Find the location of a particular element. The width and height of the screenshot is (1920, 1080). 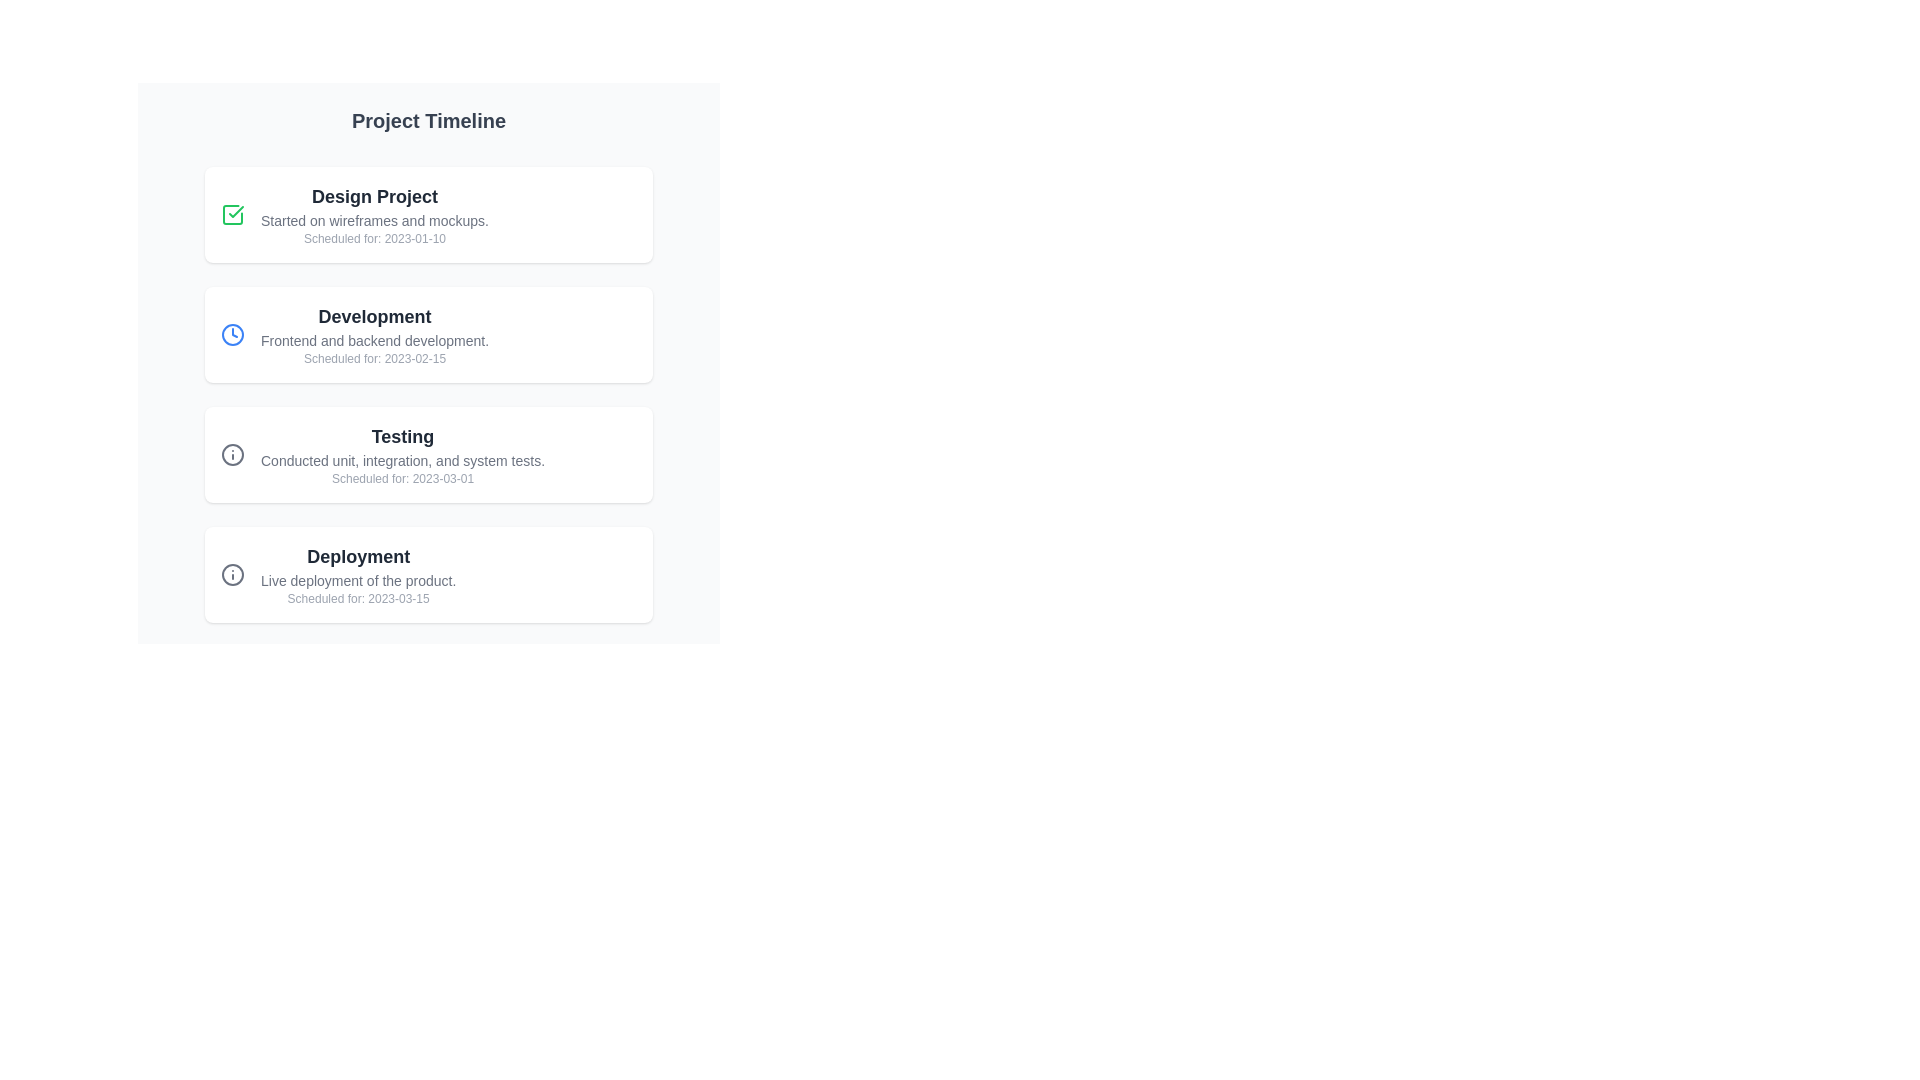

the text of the 'Design Project' milestone card located at the top of the project timeline list for accessibility purposes is located at coordinates (374, 215).